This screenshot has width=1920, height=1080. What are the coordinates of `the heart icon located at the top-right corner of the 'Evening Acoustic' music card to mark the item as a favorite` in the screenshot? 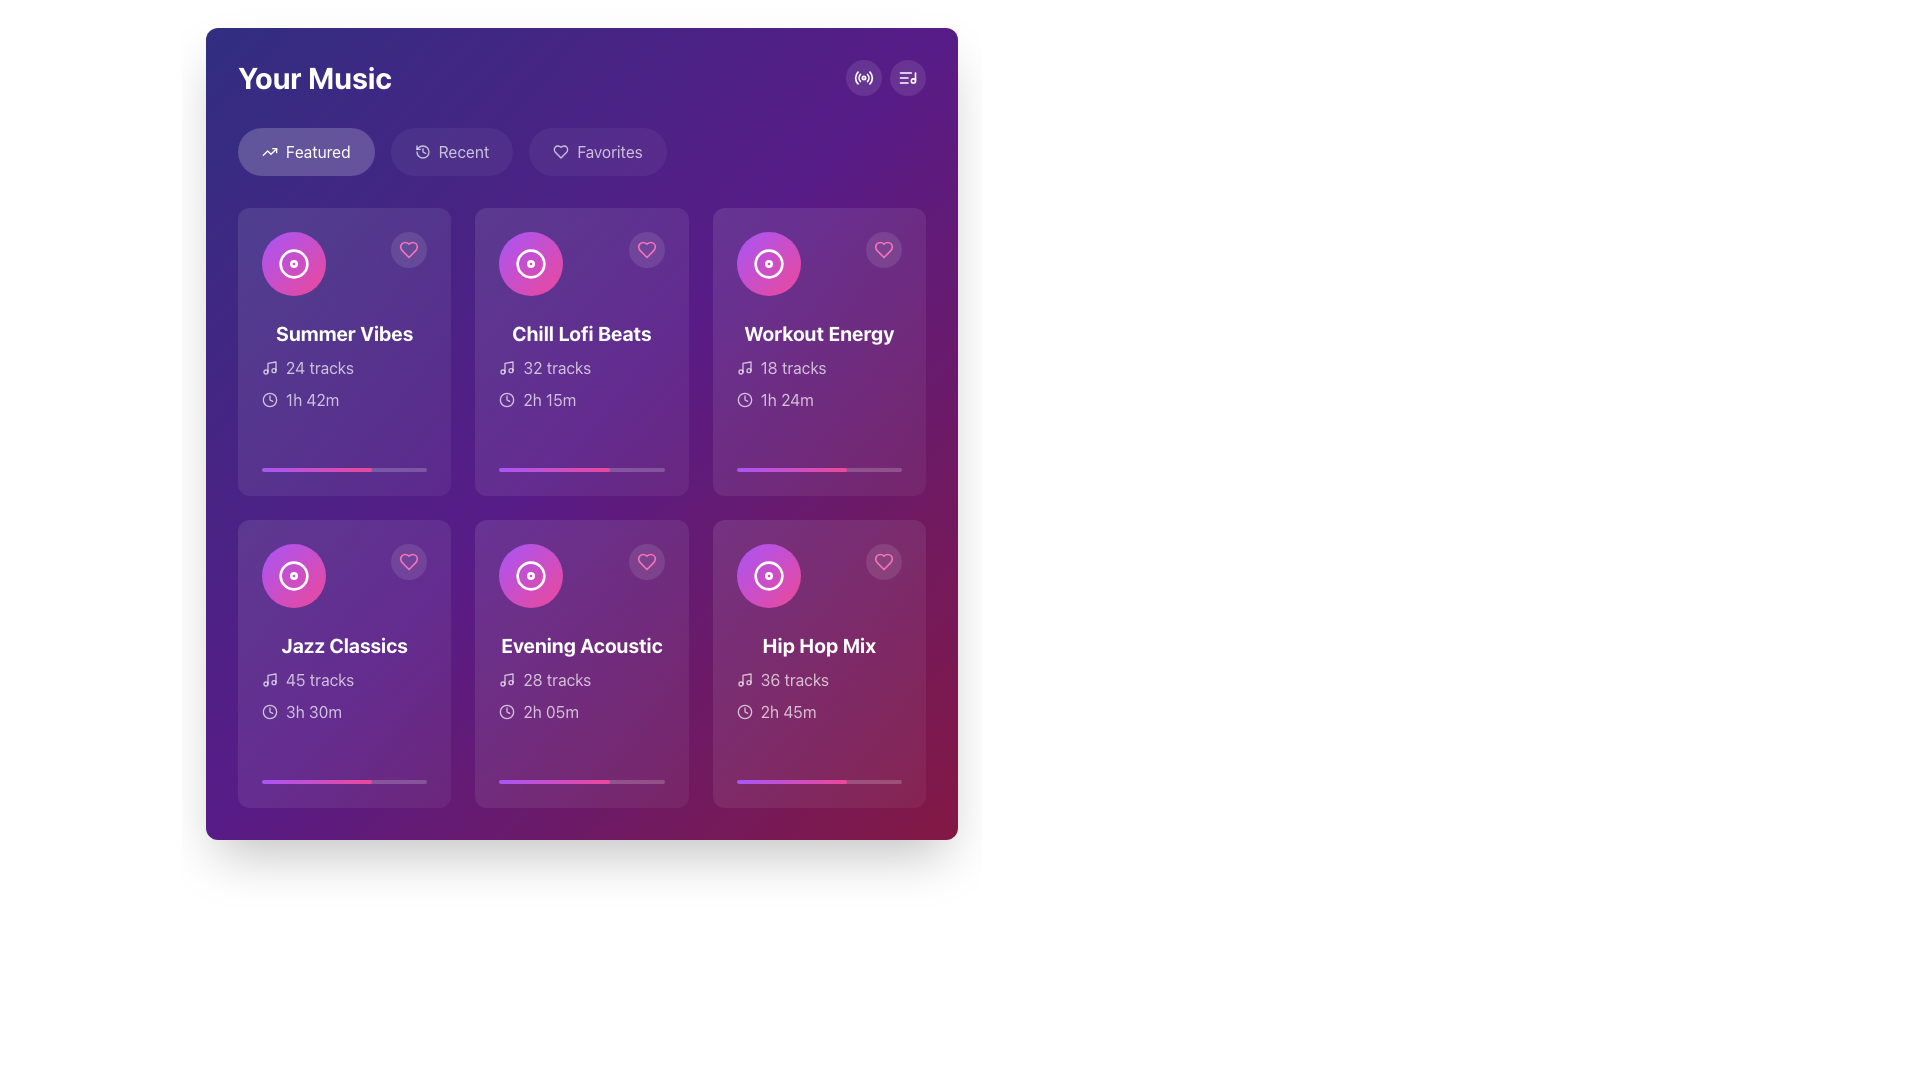 It's located at (646, 562).